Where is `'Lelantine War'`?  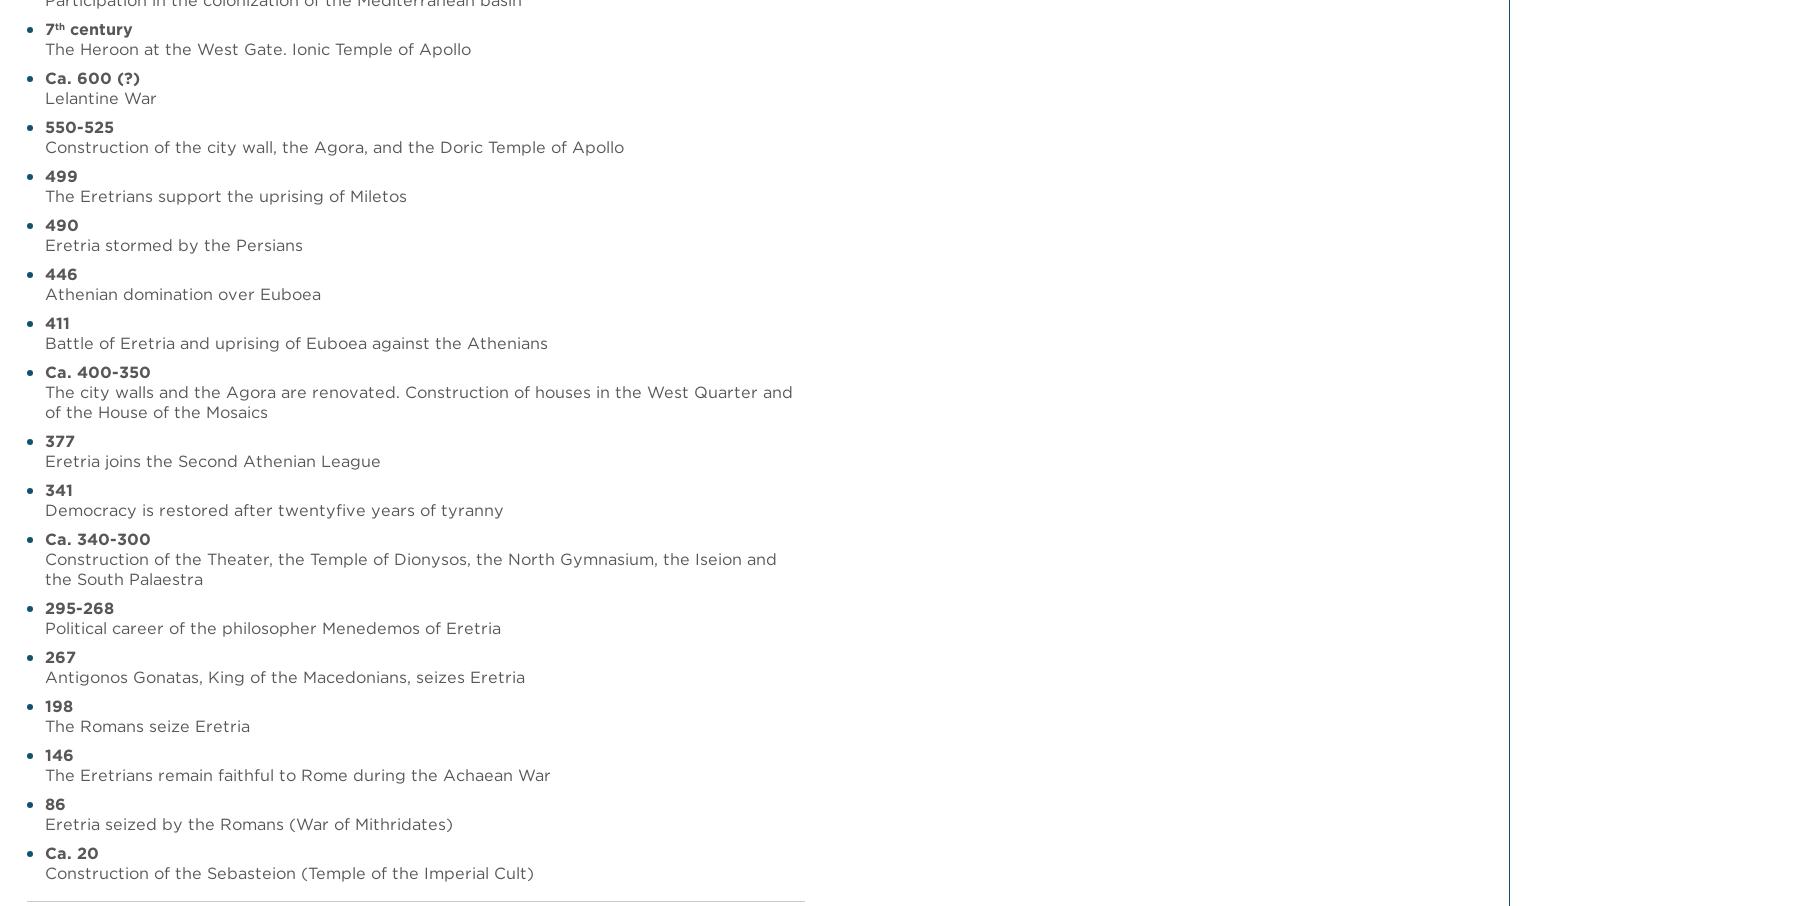
'Lelantine War' is located at coordinates (99, 97).